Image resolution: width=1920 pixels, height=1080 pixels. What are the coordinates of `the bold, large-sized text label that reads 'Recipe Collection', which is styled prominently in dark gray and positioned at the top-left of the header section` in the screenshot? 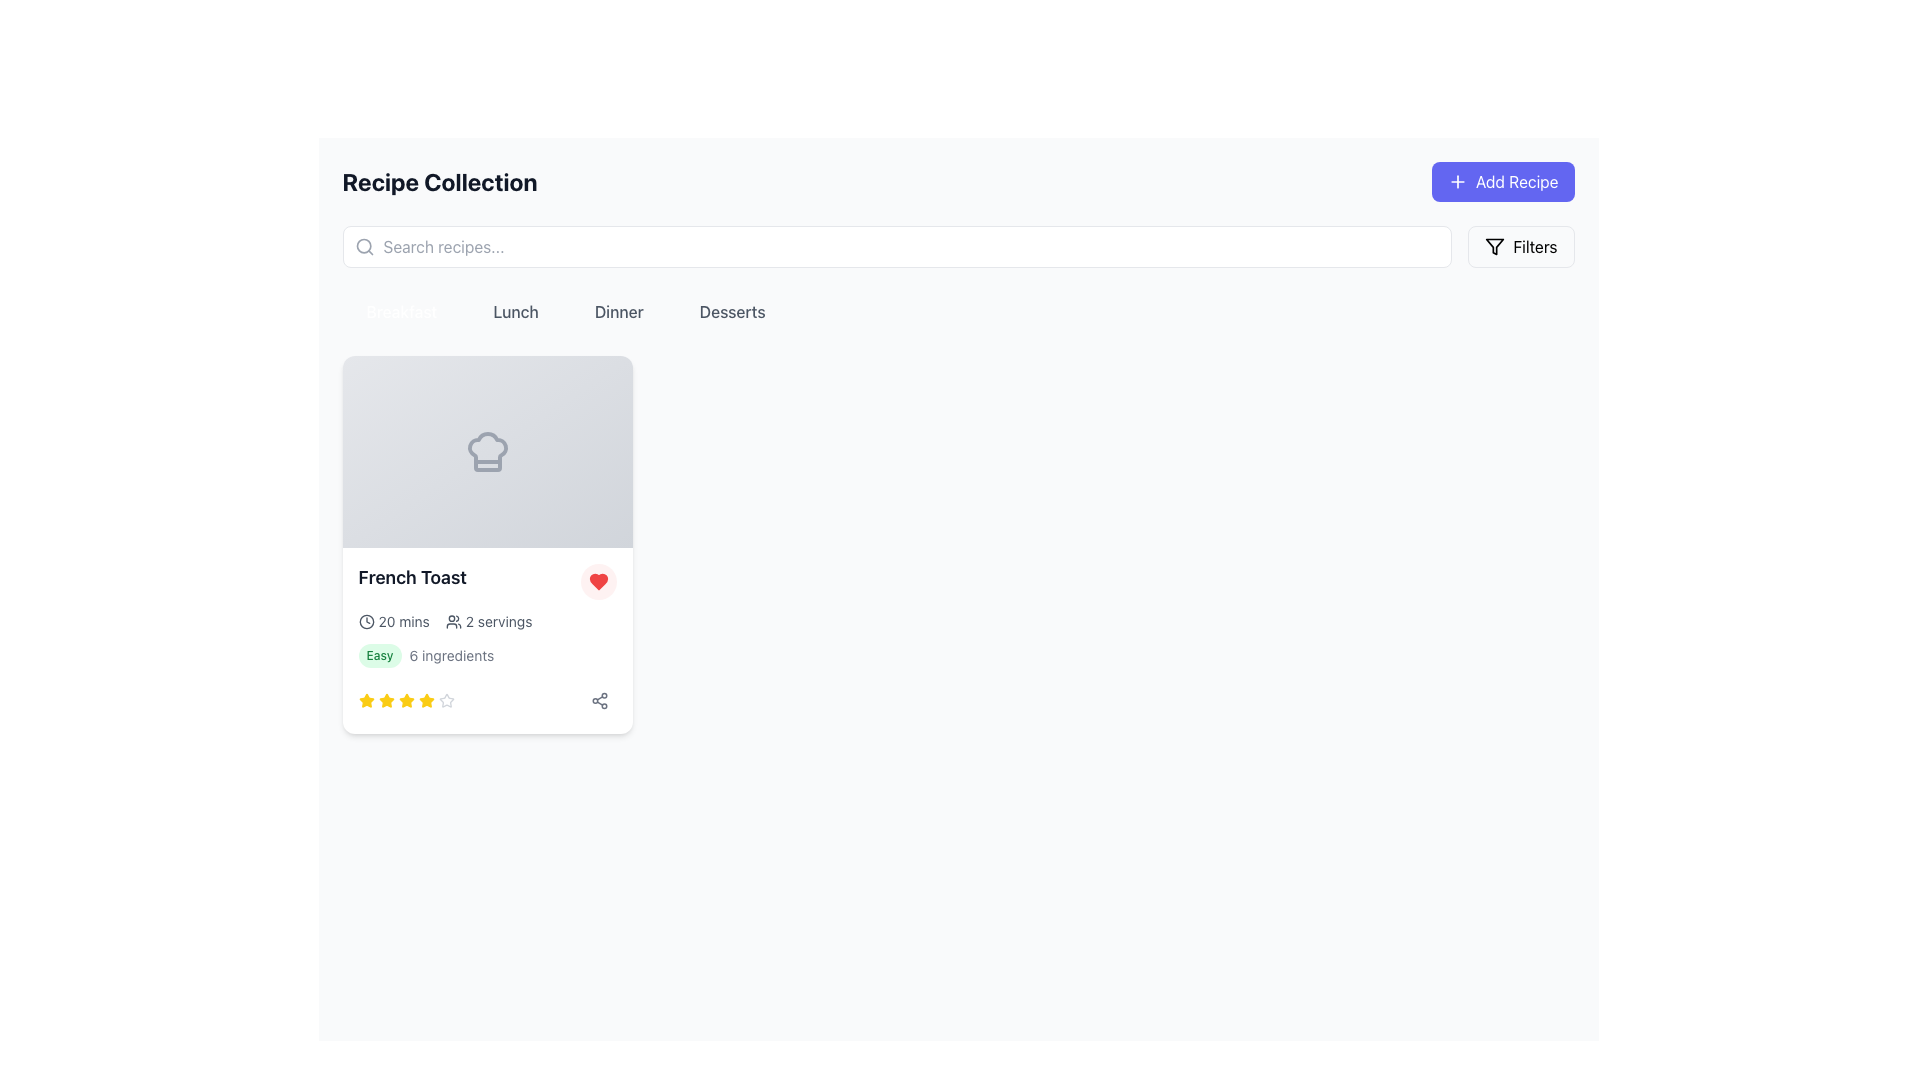 It's located at (439, 181).